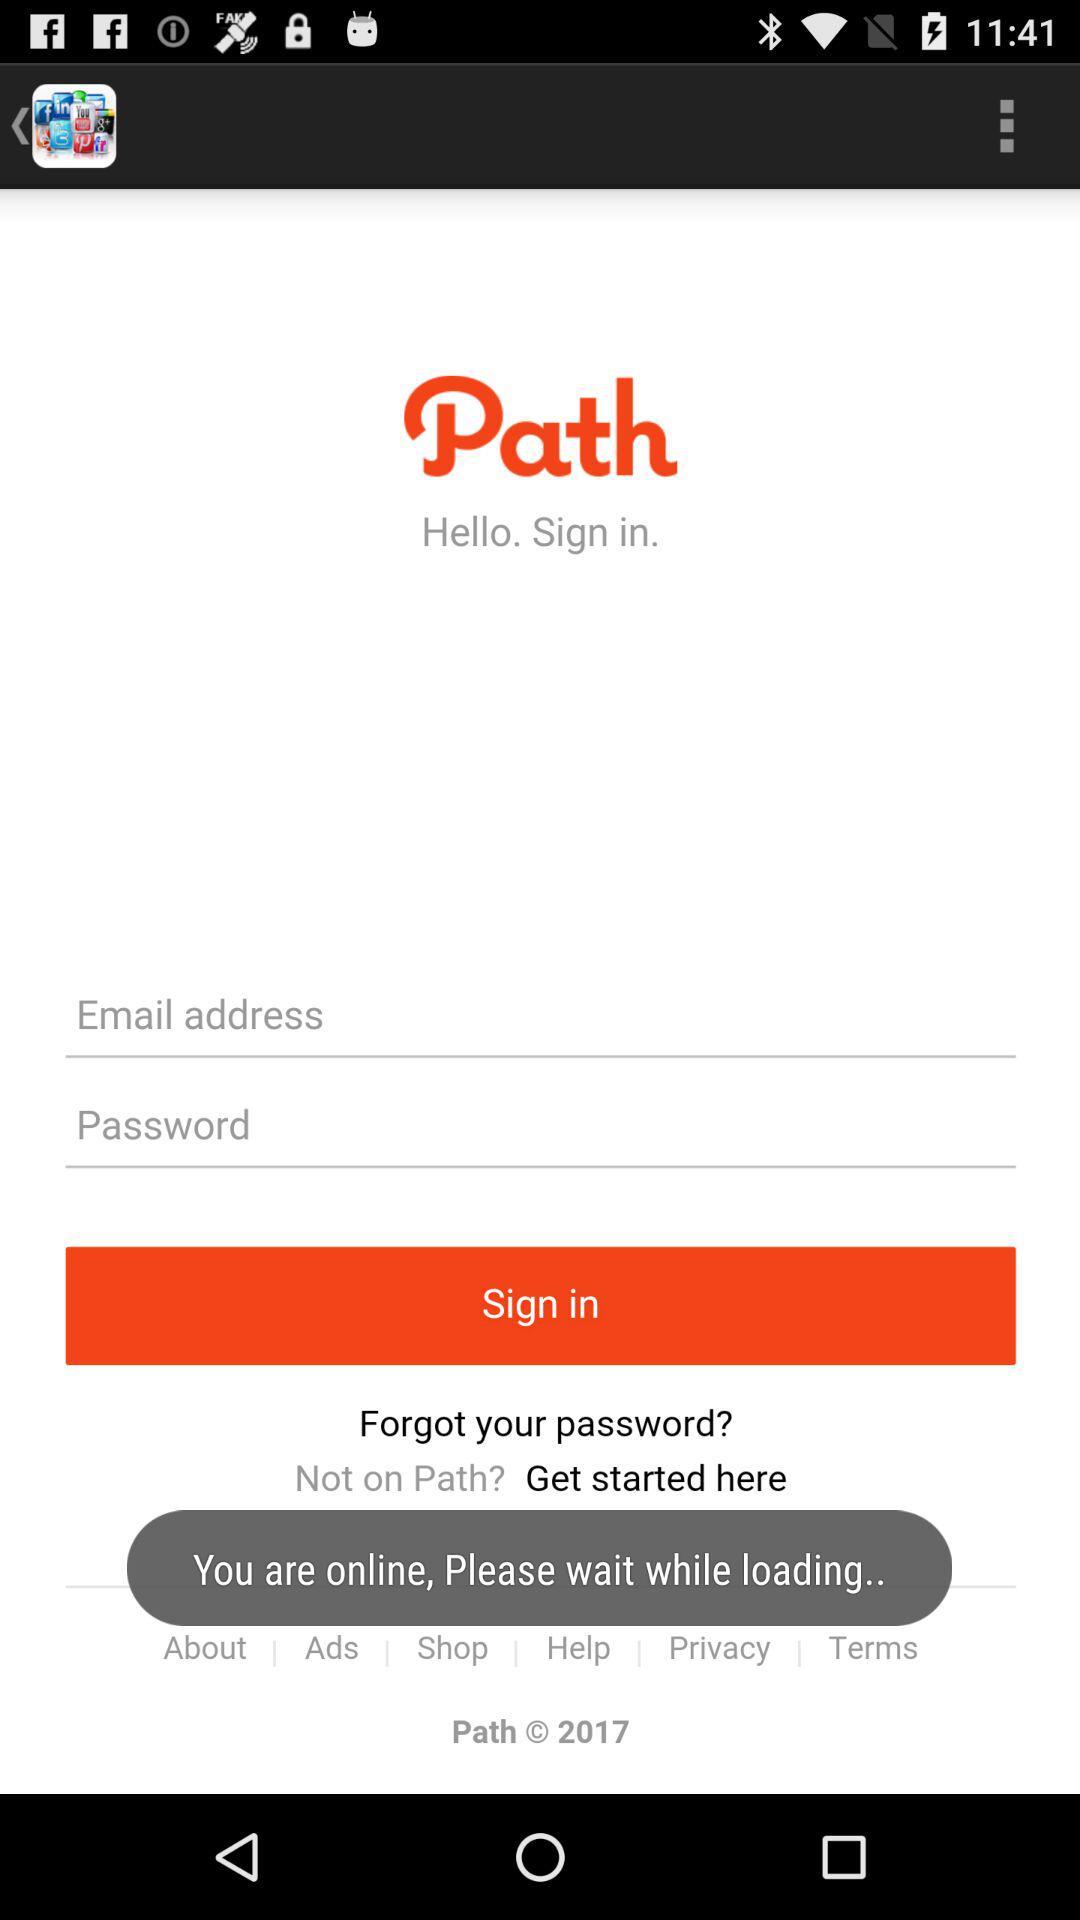  I want to click on login page, so click(540, 991).